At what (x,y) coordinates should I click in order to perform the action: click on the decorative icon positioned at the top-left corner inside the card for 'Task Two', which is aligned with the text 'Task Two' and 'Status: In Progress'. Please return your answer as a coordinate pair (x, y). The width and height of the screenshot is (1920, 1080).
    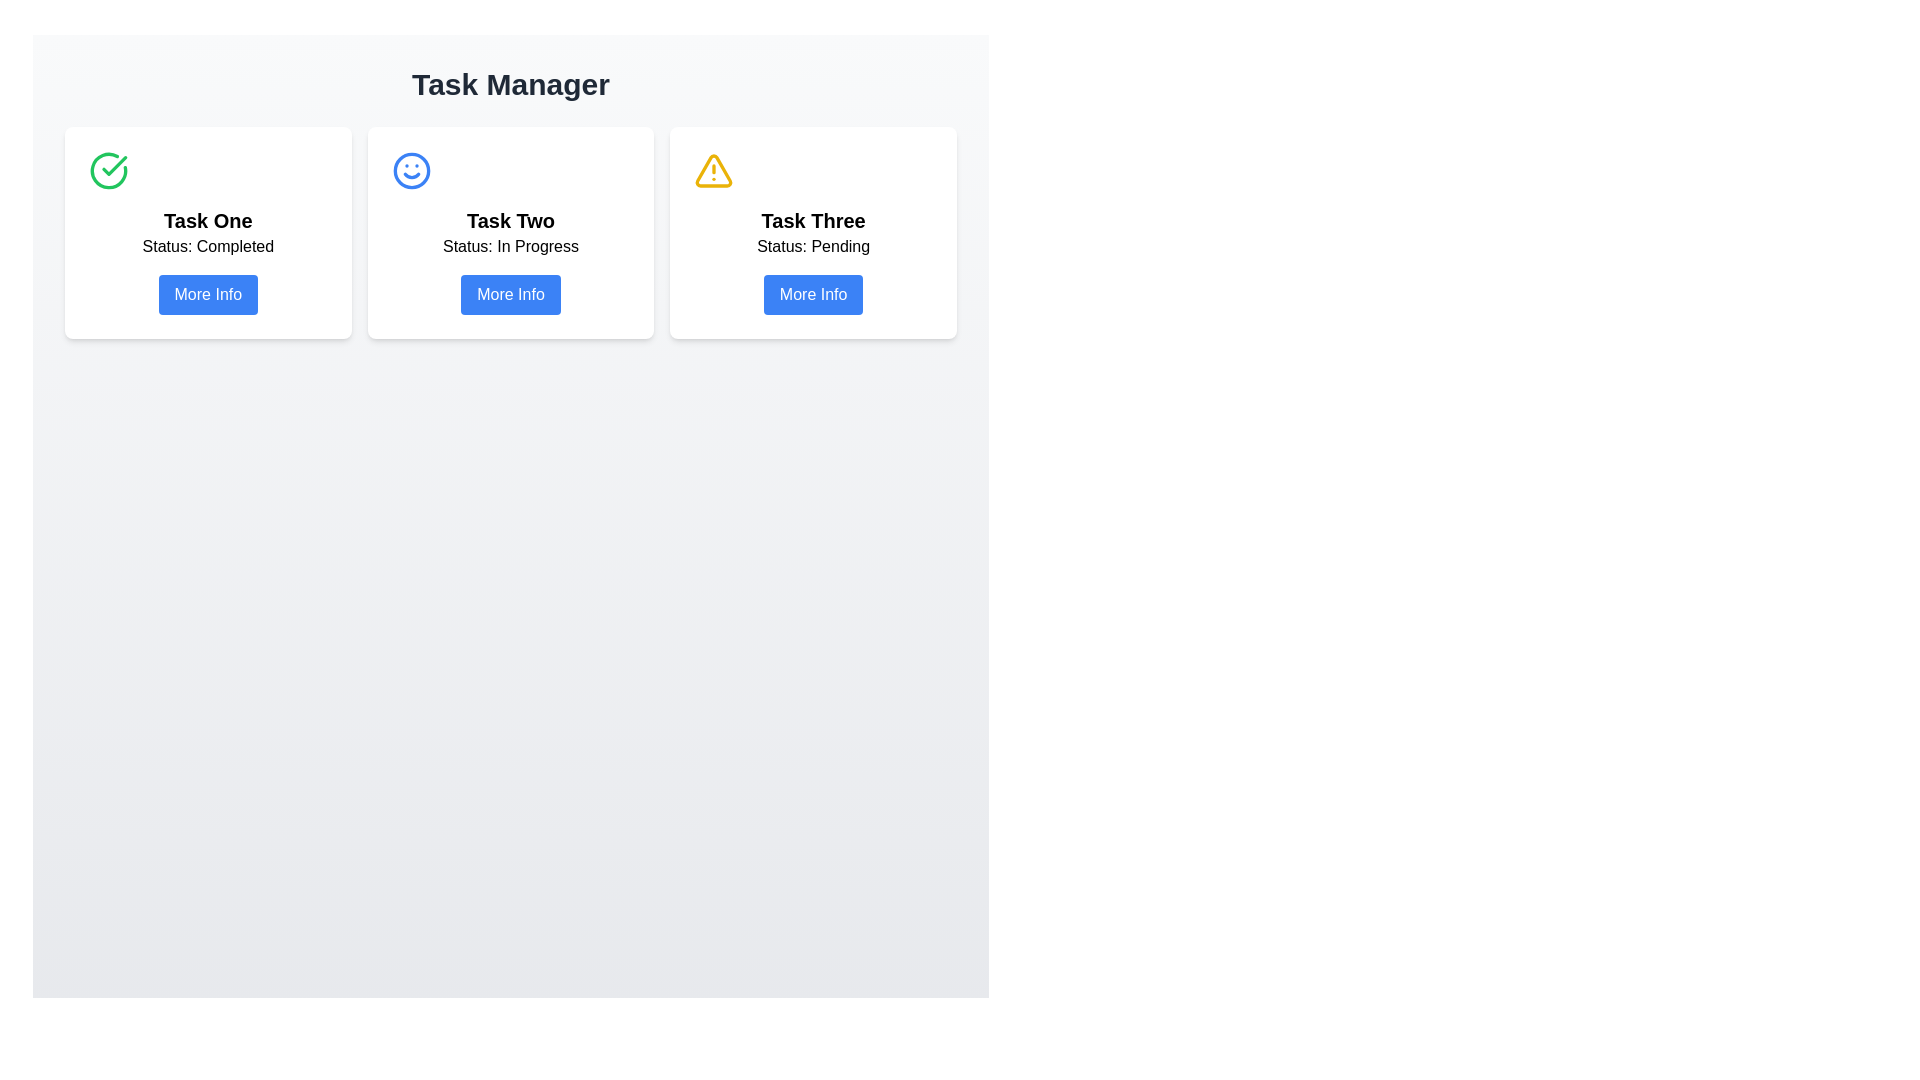
    Looking at the image, I should click on (410, 169).